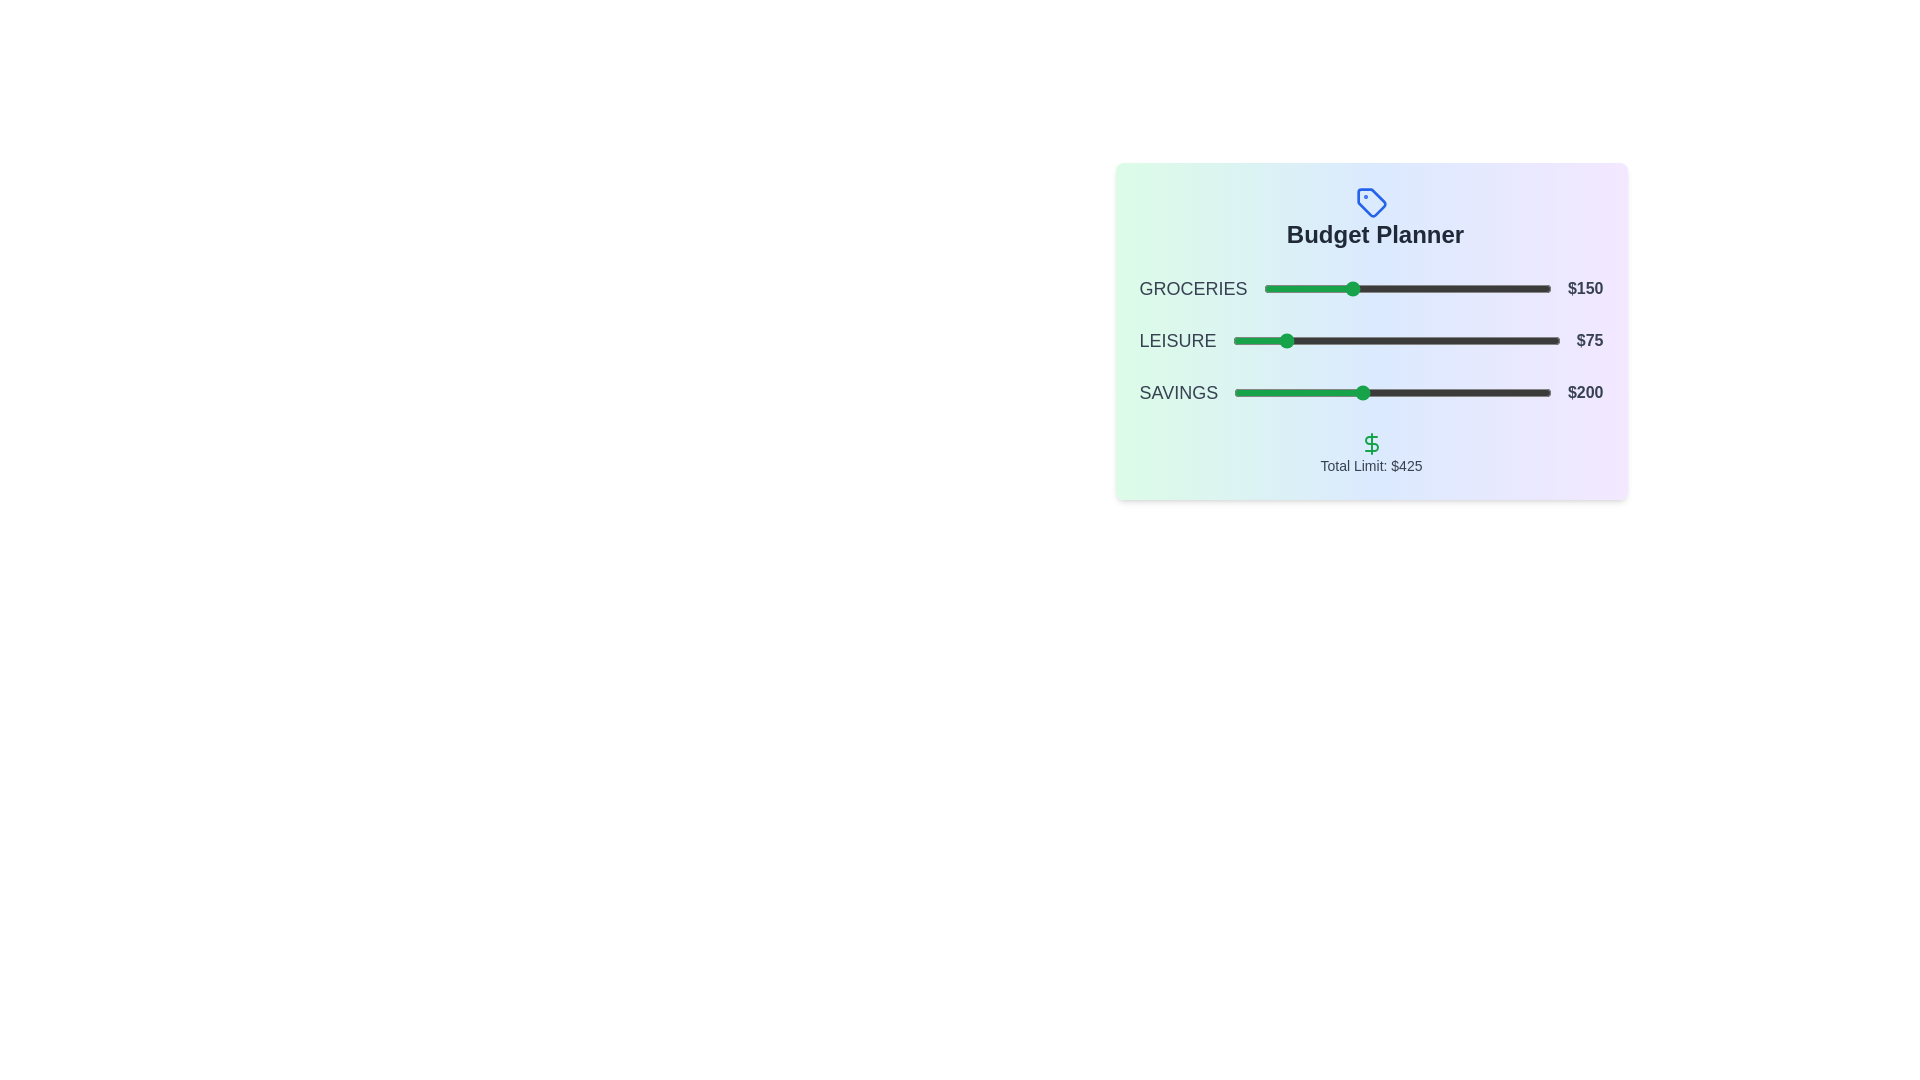 This screenshot has height=1080, width=1920. I want to click on the slider for 1 to 175, so click(1363, 339).